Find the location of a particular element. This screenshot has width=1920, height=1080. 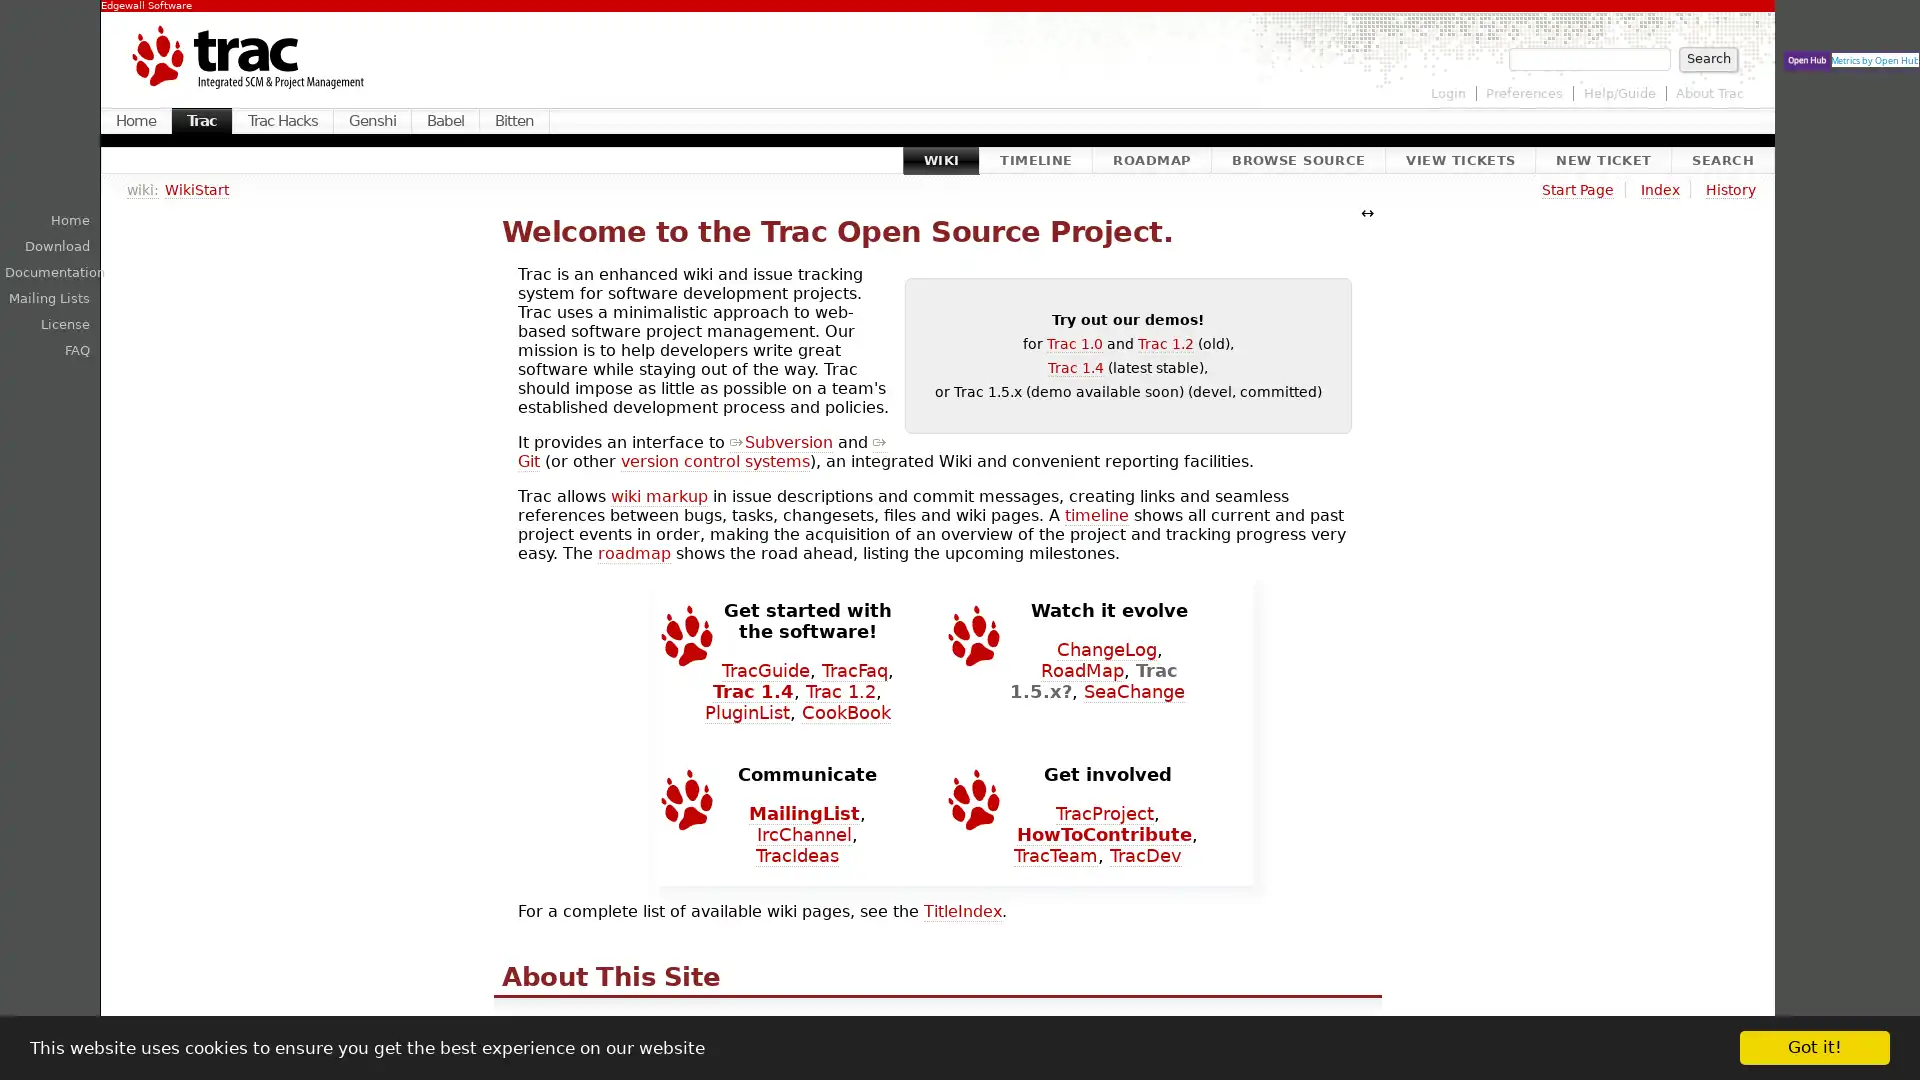

Search is located at coordinates (1707, 57).